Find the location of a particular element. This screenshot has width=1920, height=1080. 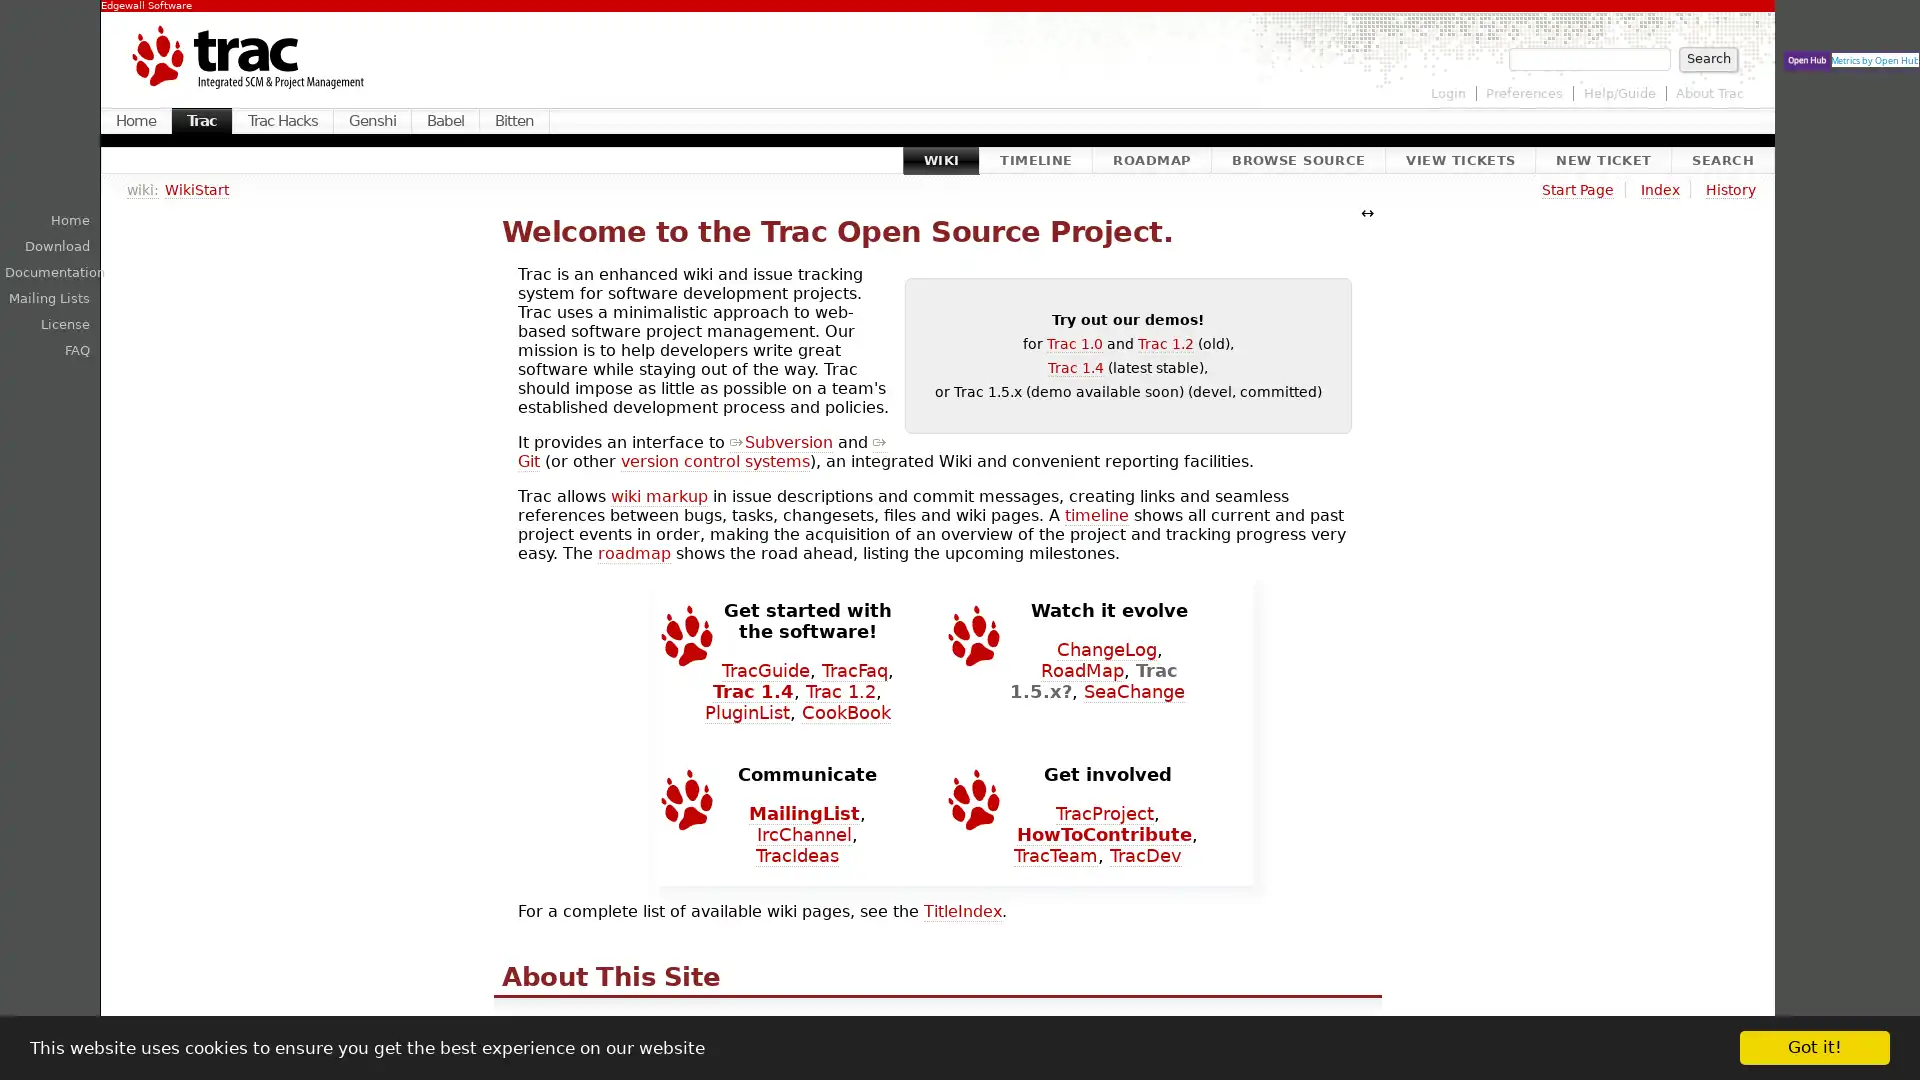

Search is located at coordinates (1707, 57).